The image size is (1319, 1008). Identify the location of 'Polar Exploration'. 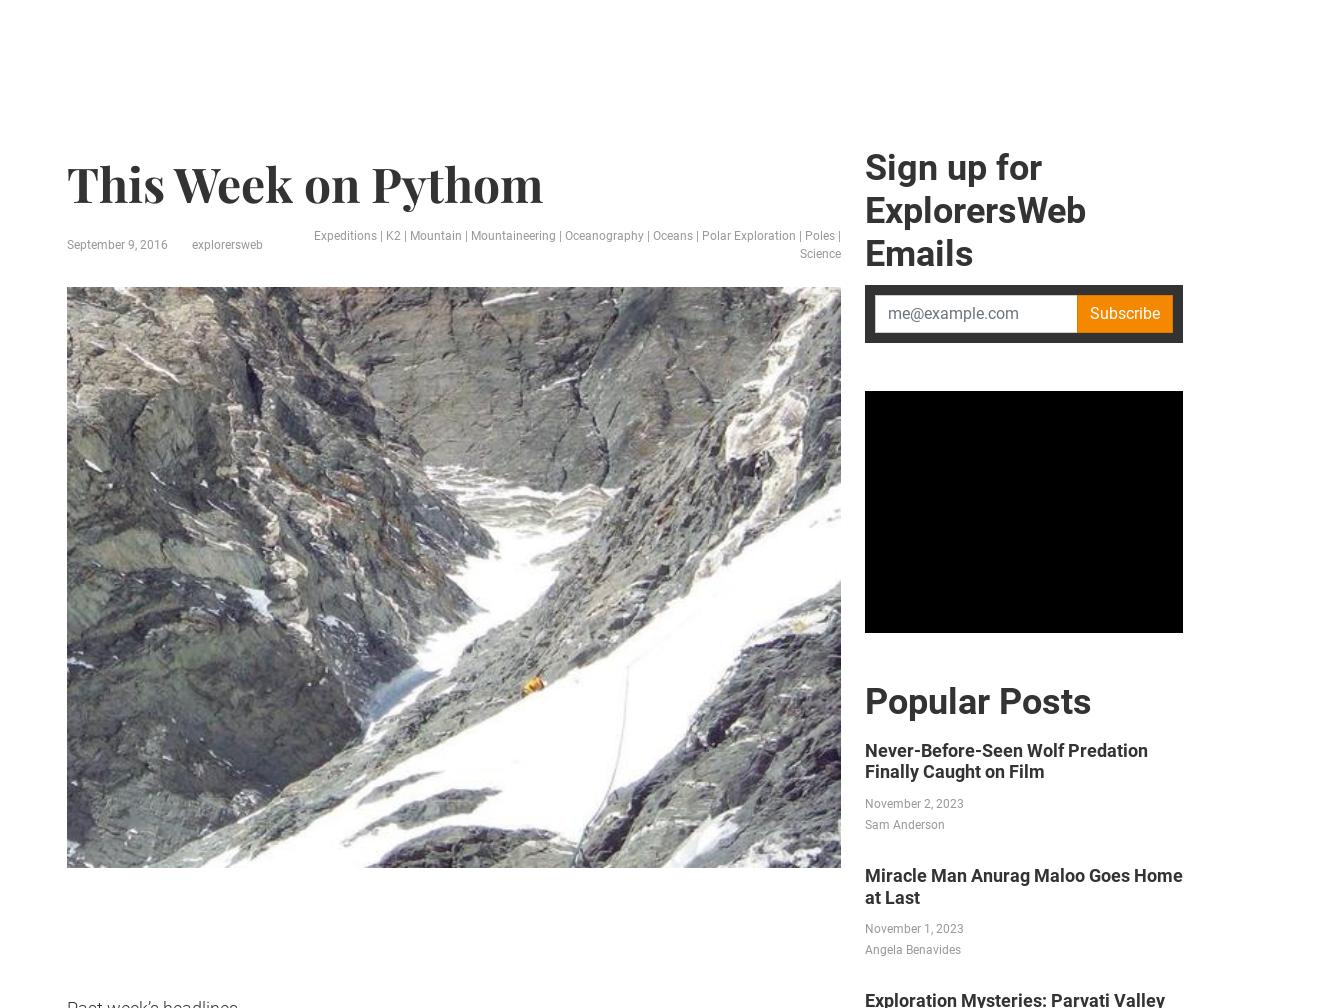
(686, 153).